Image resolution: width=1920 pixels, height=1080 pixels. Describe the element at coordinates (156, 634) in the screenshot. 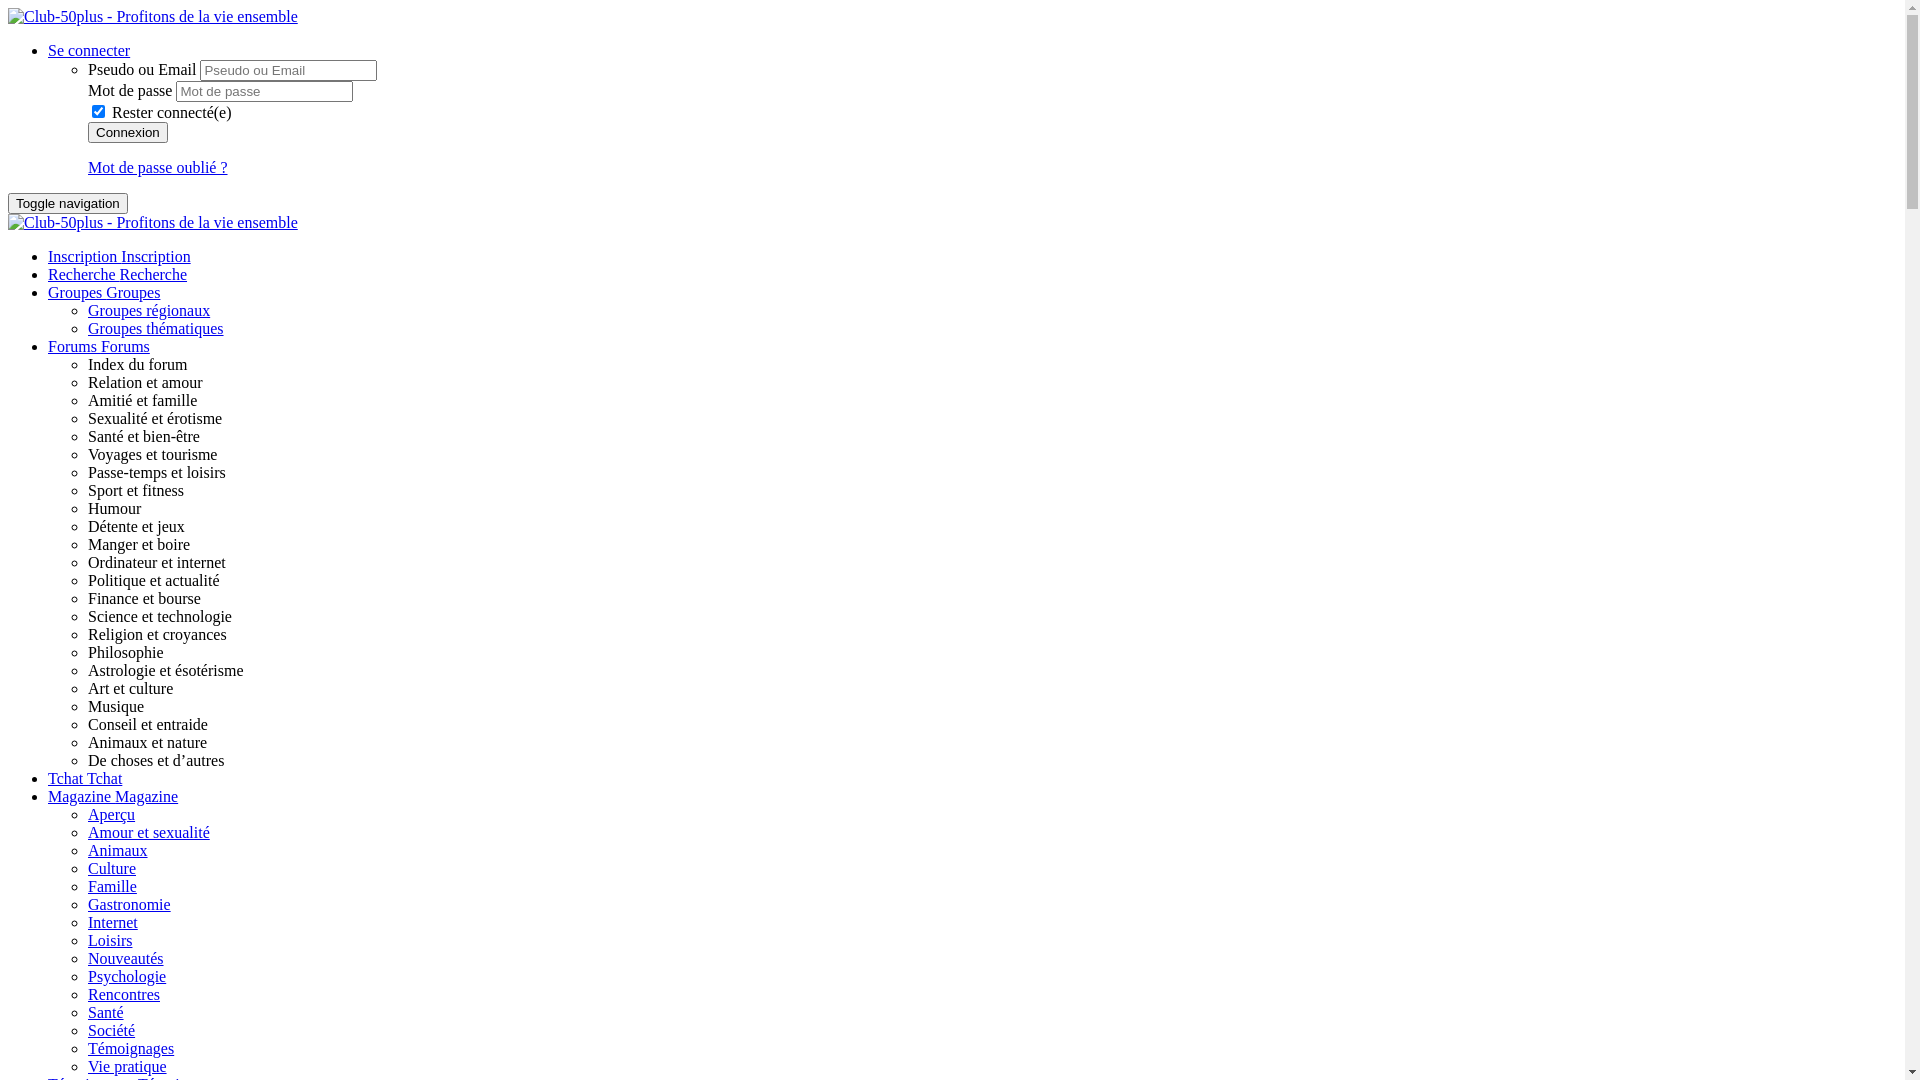

I see `'Religion et croyances'` at that location.